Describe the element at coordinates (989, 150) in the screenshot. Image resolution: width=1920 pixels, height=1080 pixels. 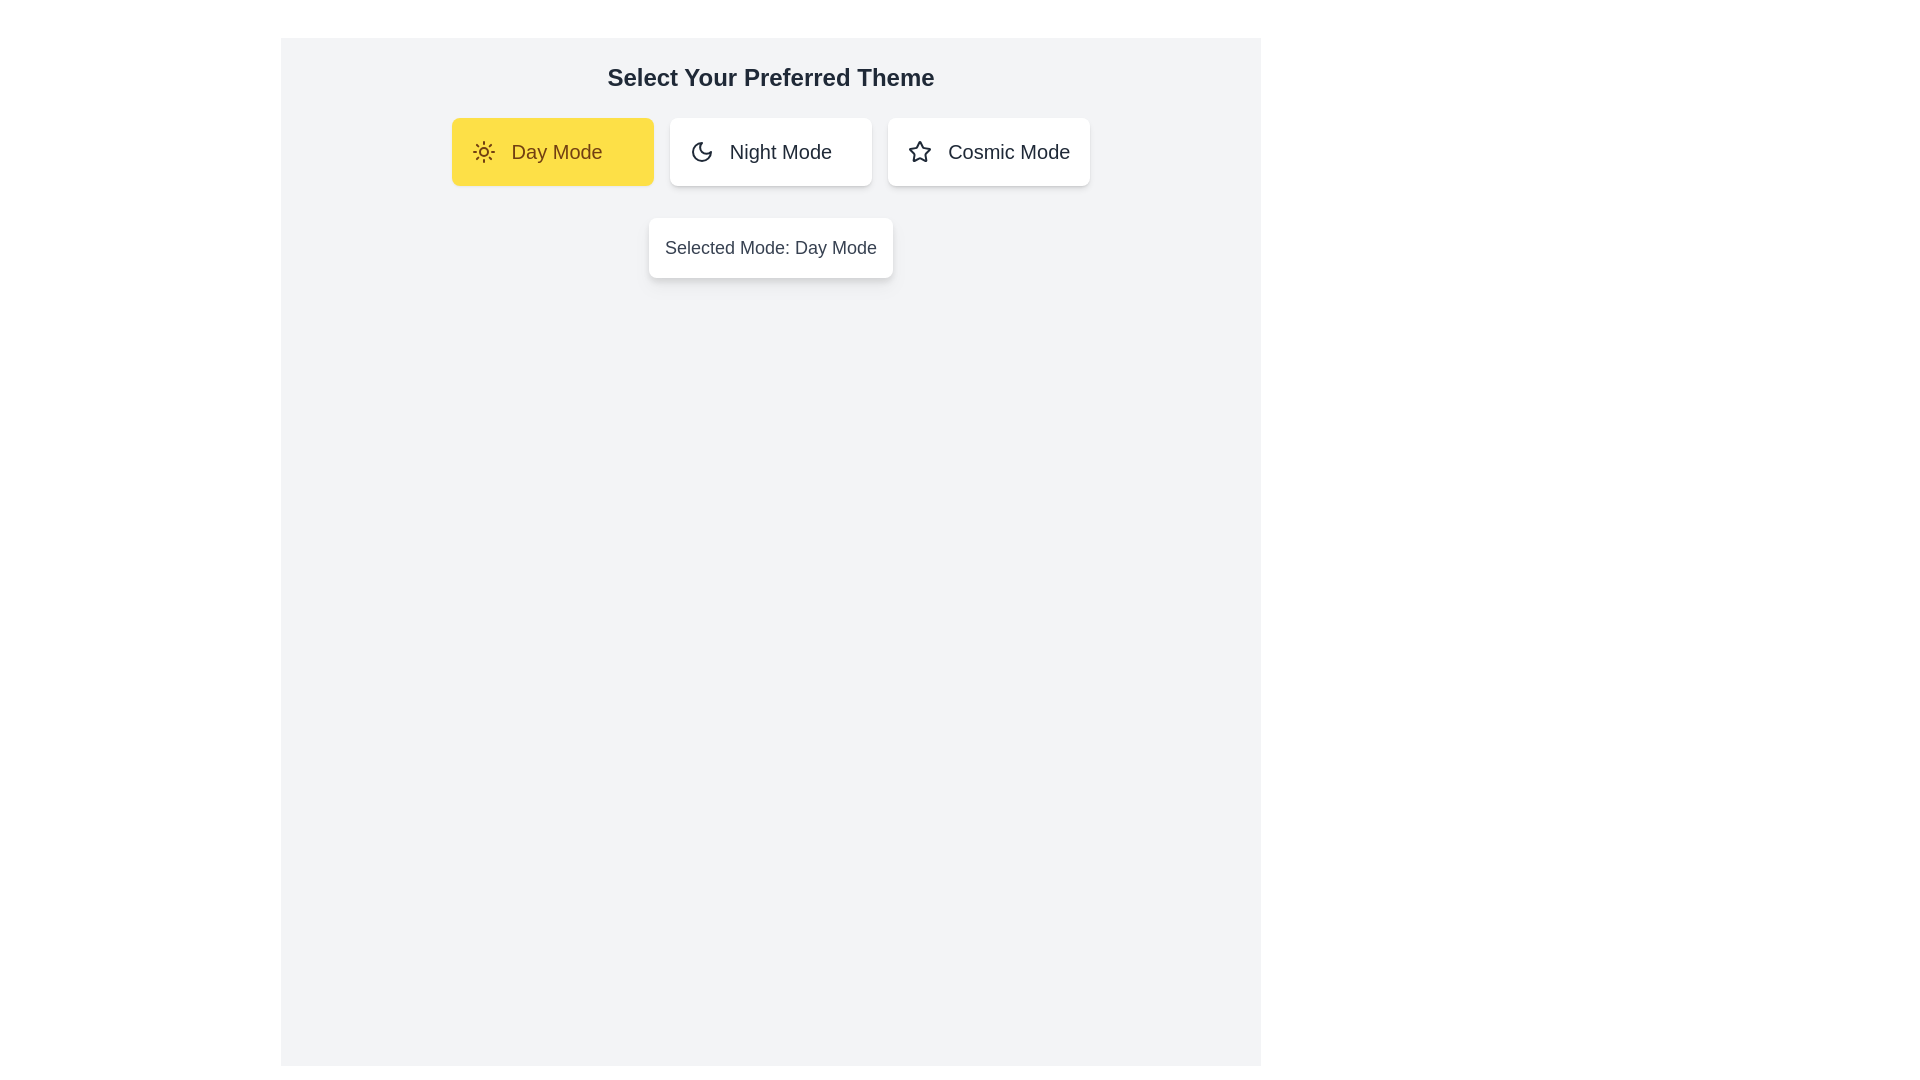
I see `the Cosmic Mode button to observe its hover effect` at that location.